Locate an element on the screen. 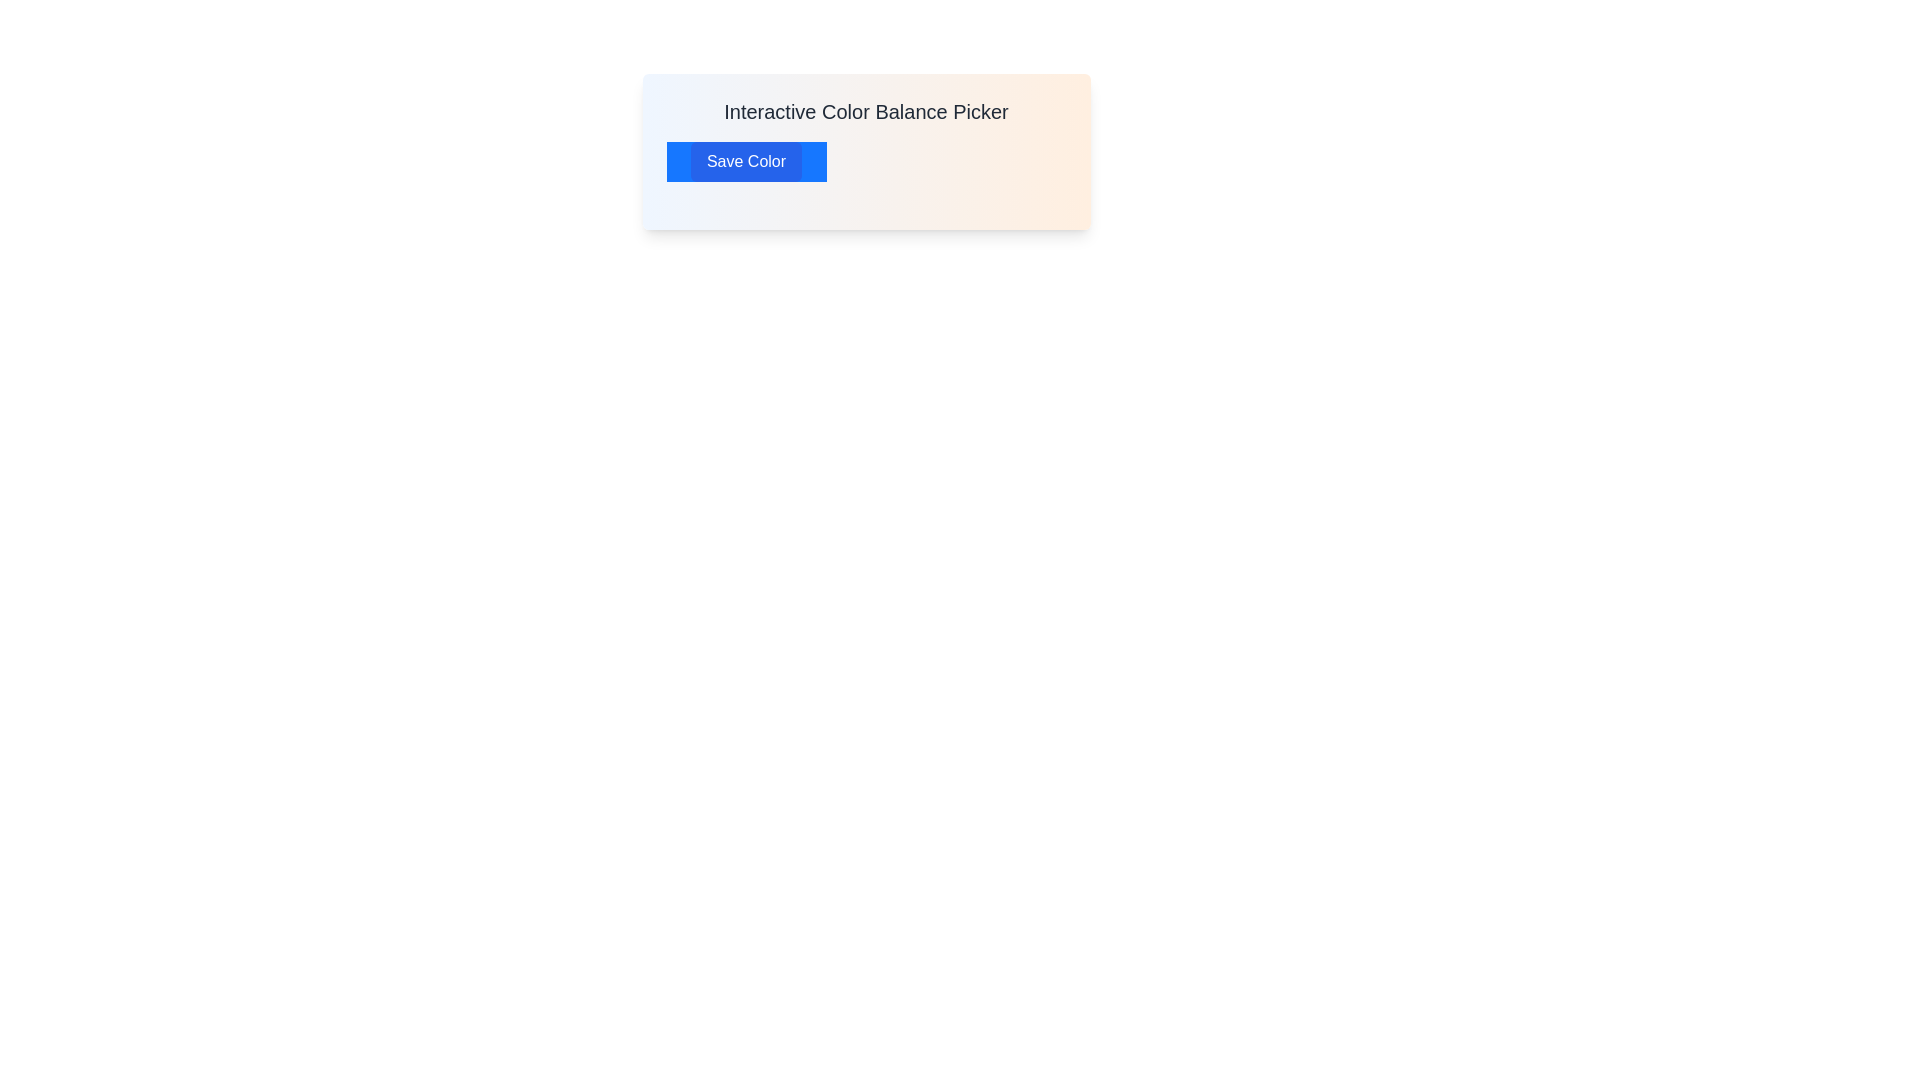 This screenshot has width=1920, height=1080. the 'Save Color' button, which has a blue background and white text, to observe its styling change is located at coordinates (745, 161).